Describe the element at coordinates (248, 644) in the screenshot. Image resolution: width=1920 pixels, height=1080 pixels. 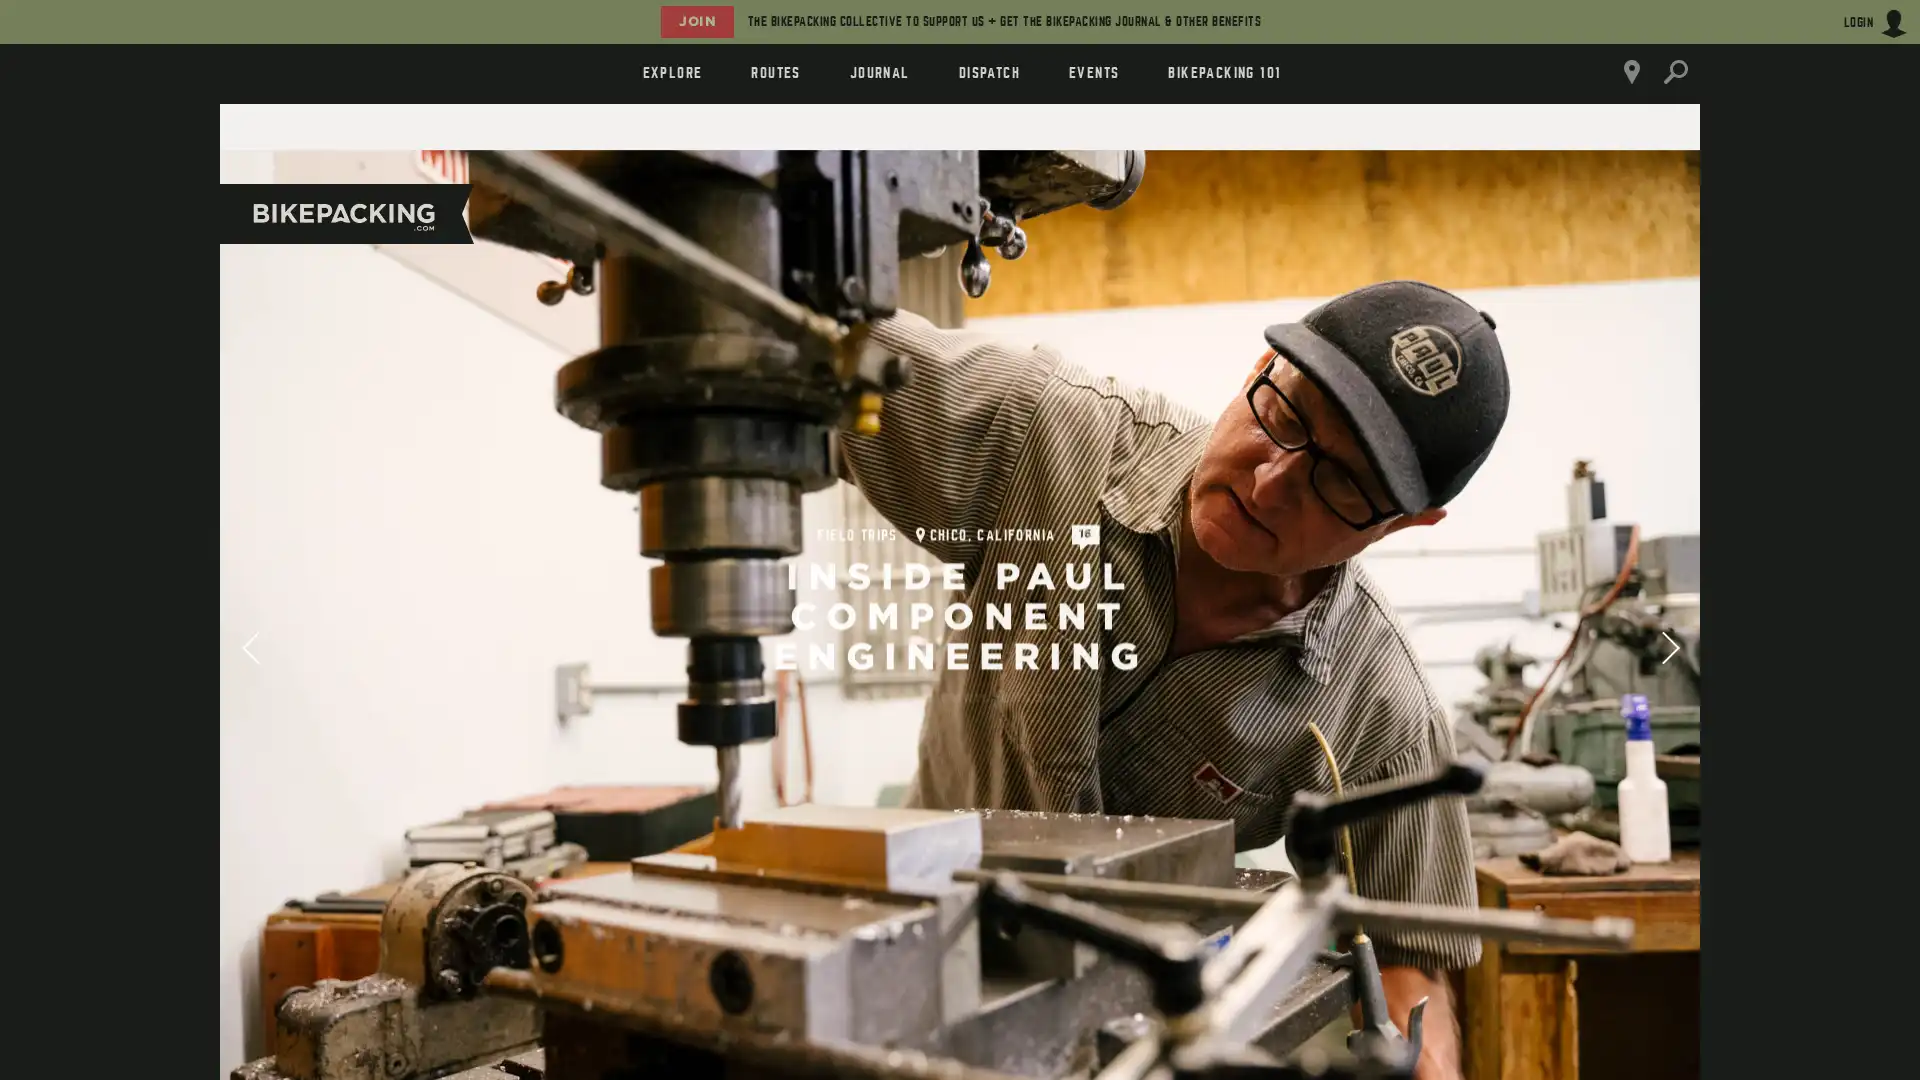
I see `Previous slide` at that location.